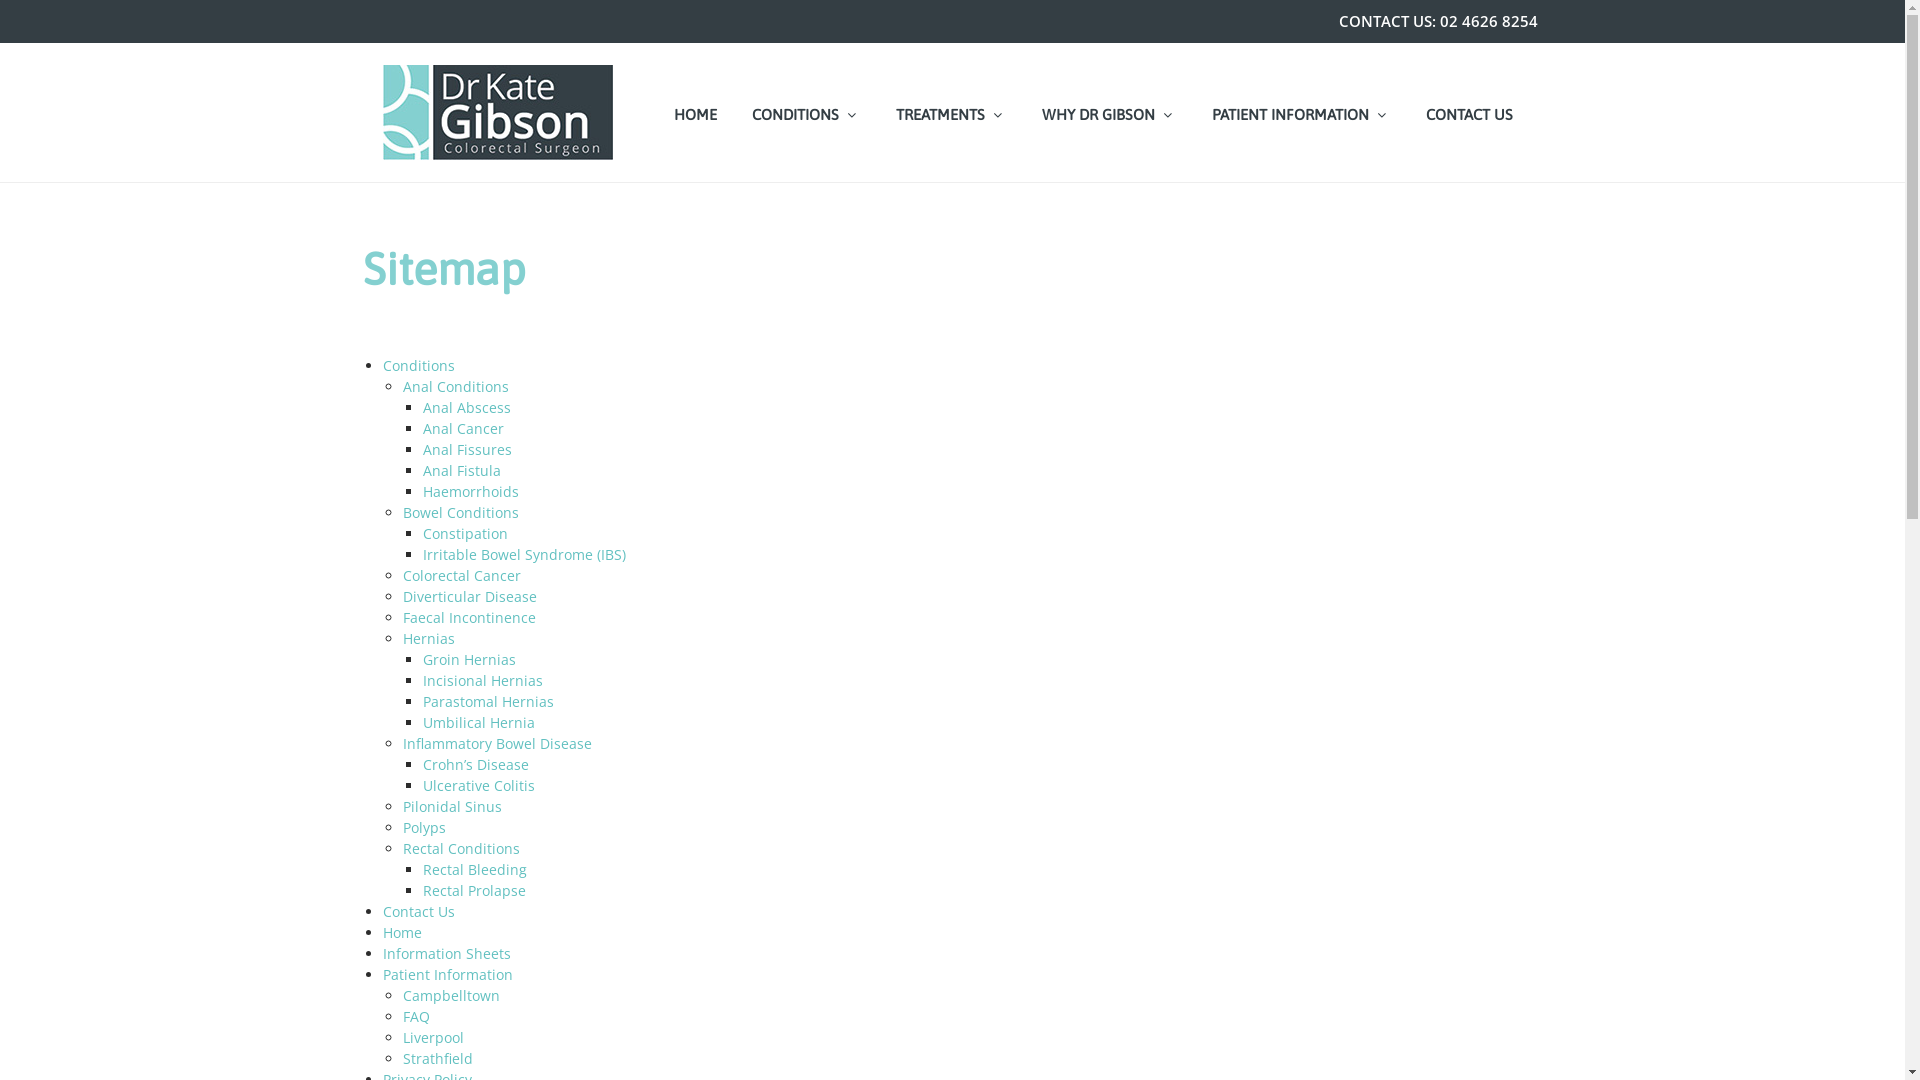  Describe the element at coordinates (463, 532) in the screenshot. I see `'Constipation'` at that location.